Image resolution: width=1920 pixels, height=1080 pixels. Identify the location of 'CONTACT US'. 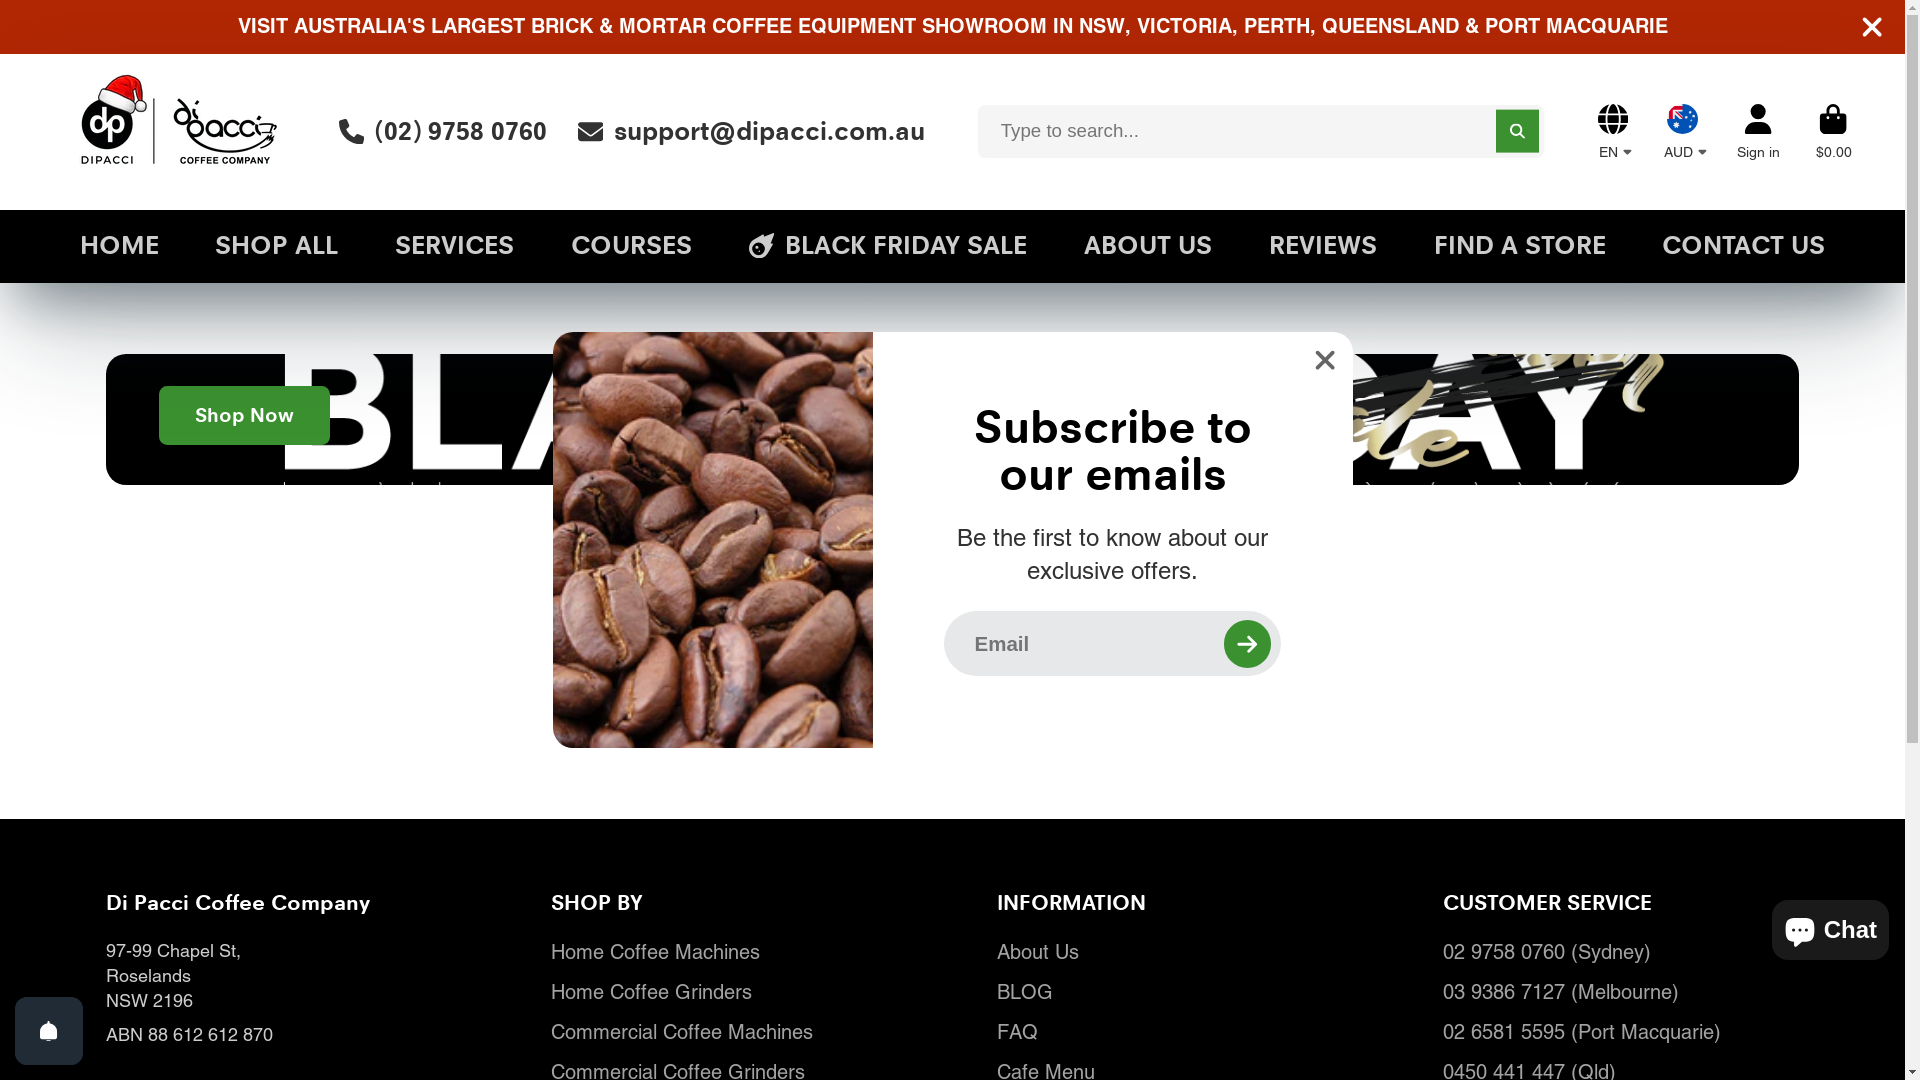
(1742, 244).